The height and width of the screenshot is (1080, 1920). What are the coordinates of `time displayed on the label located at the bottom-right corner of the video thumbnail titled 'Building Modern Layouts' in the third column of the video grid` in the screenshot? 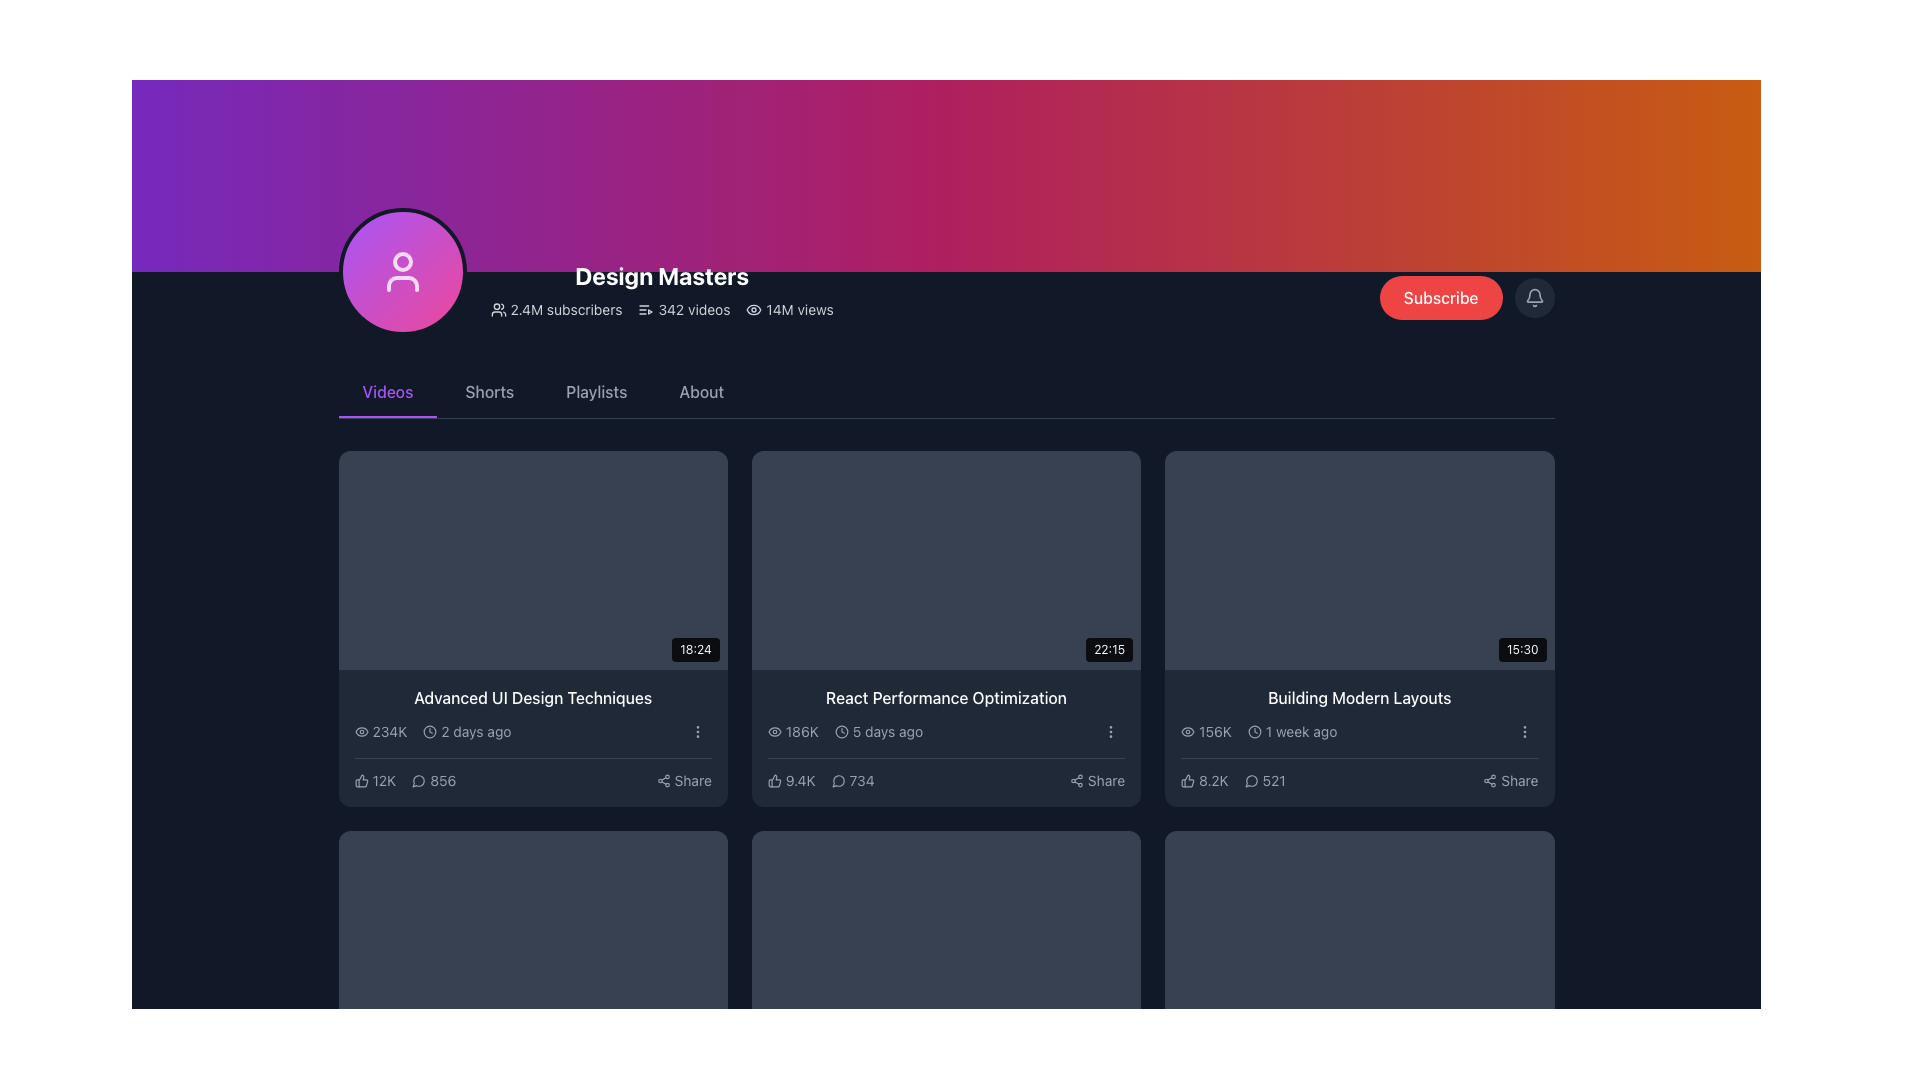 It's located at (1521, 650).